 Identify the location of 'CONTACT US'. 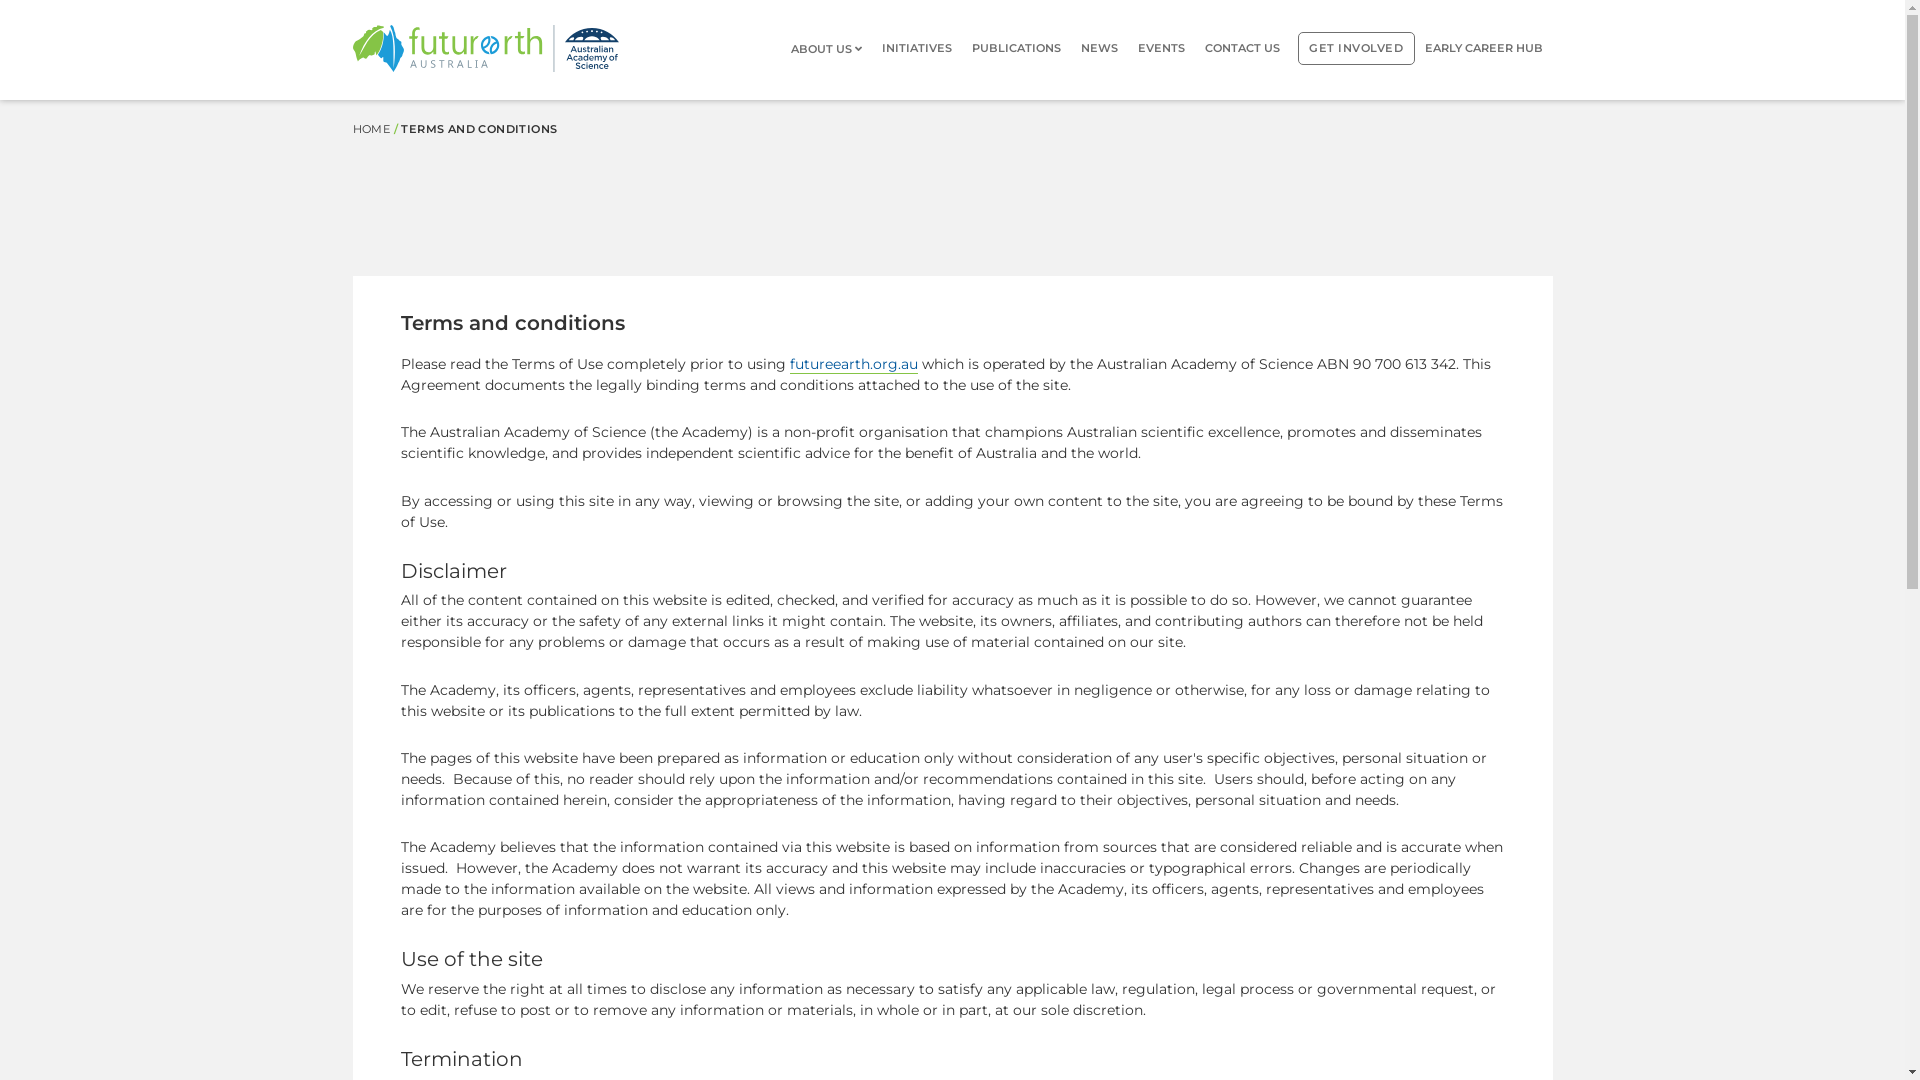
(1241, 47).